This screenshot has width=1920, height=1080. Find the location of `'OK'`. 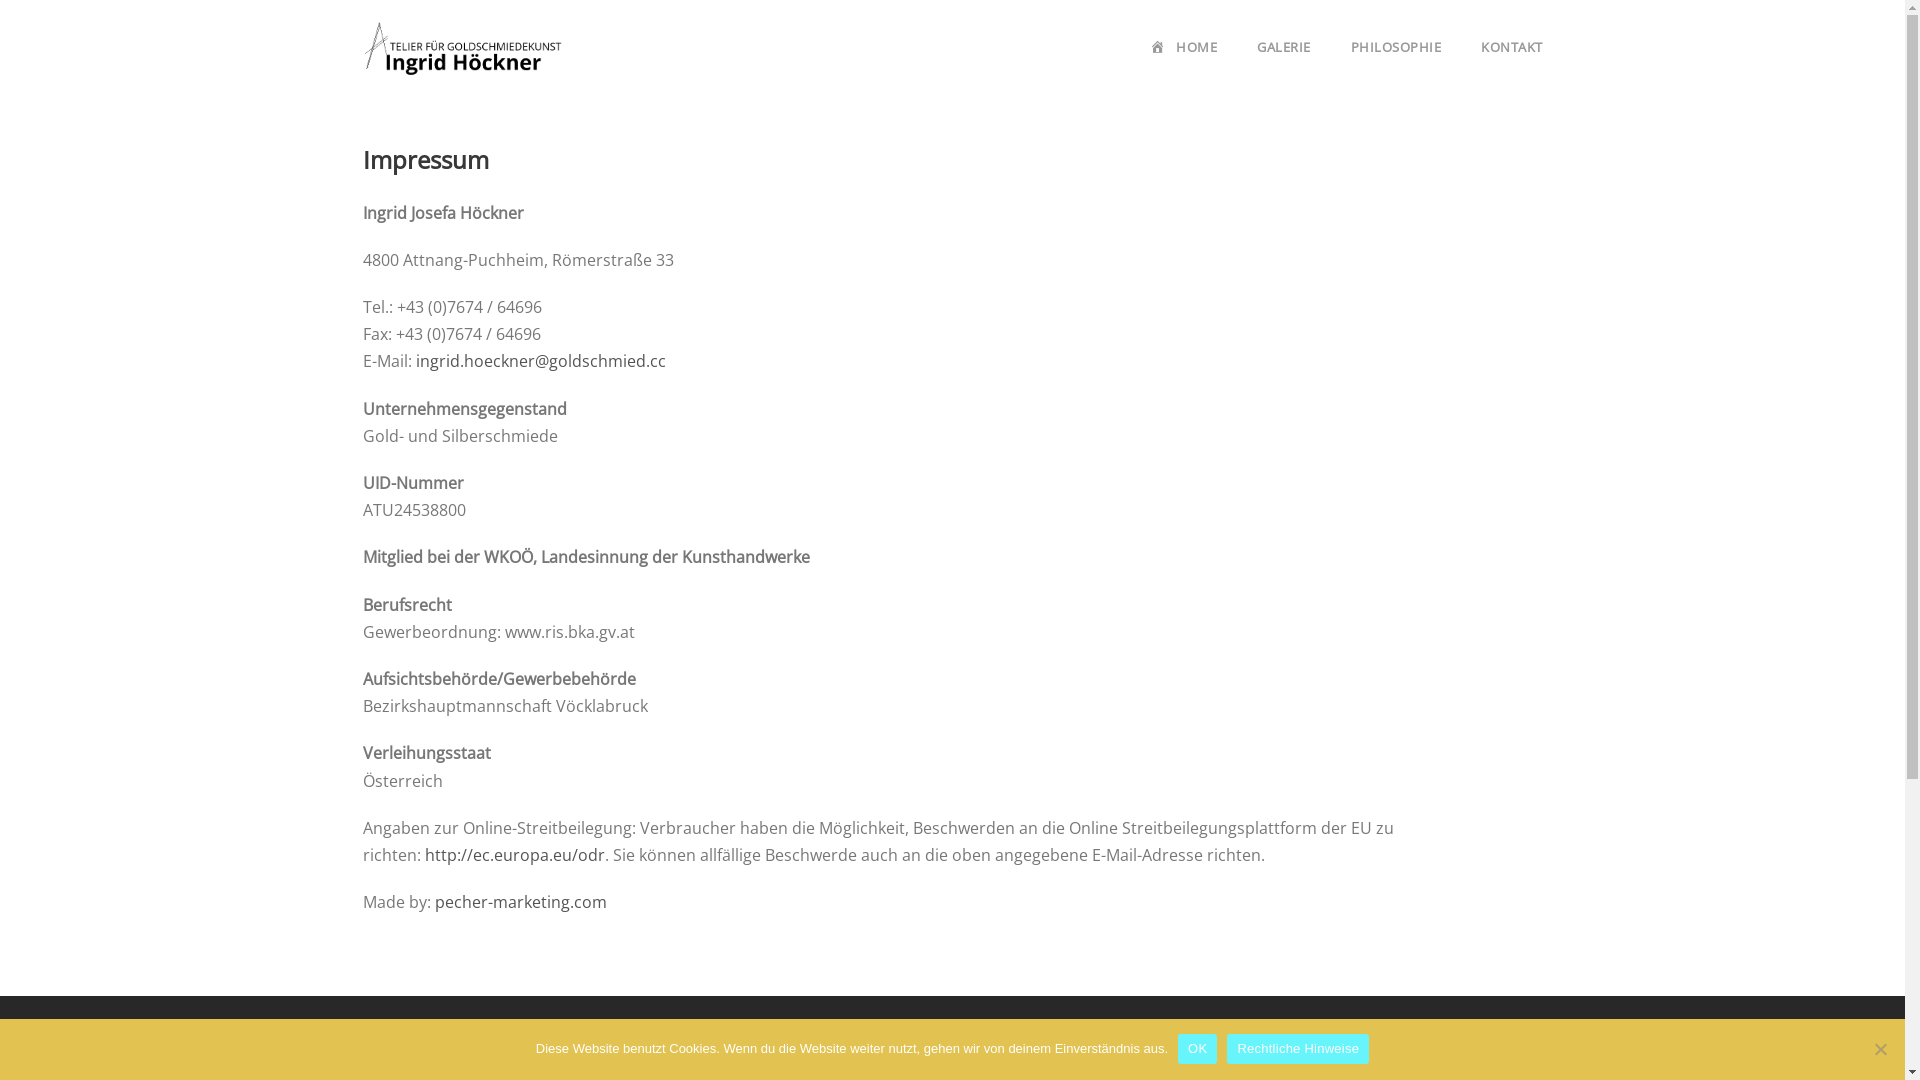

'OK' is located at coordinates (1177, 1048).